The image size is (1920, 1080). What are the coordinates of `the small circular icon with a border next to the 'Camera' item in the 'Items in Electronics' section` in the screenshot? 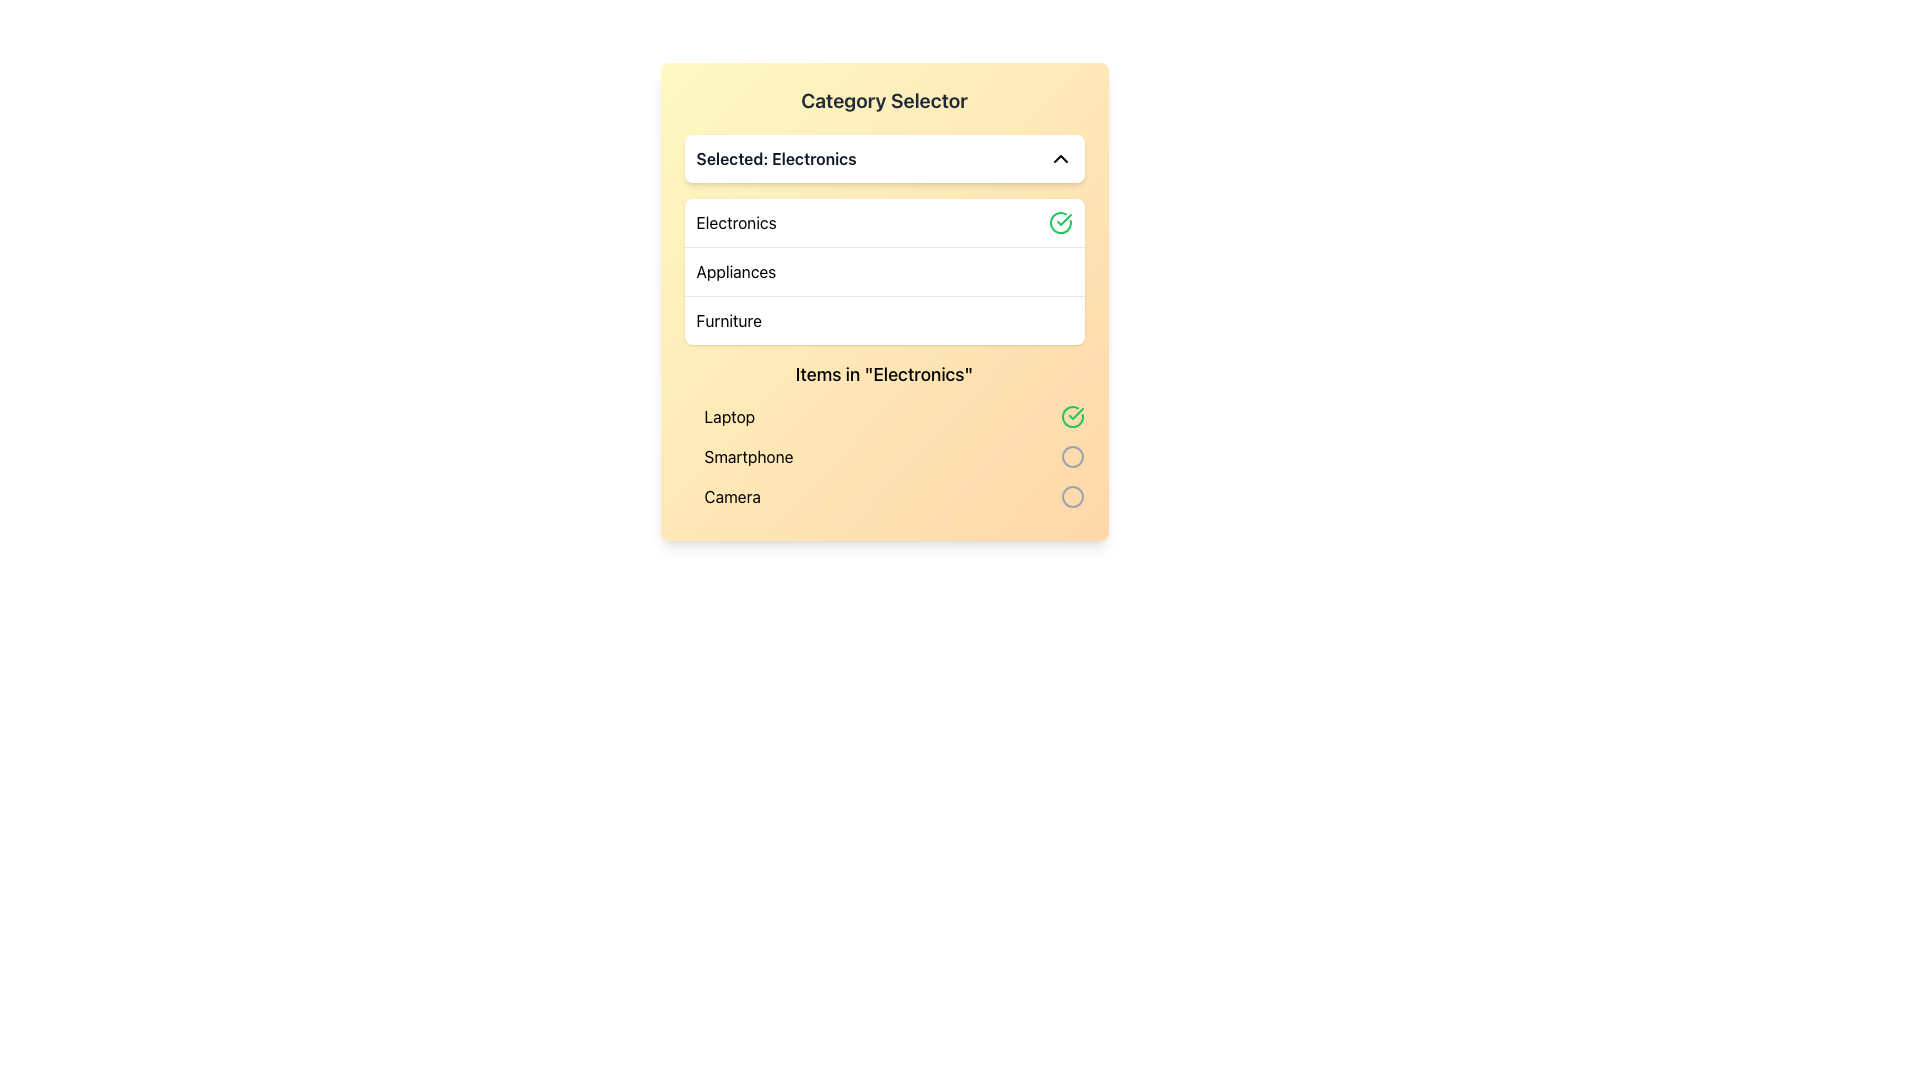 It's located at (1071, 496).